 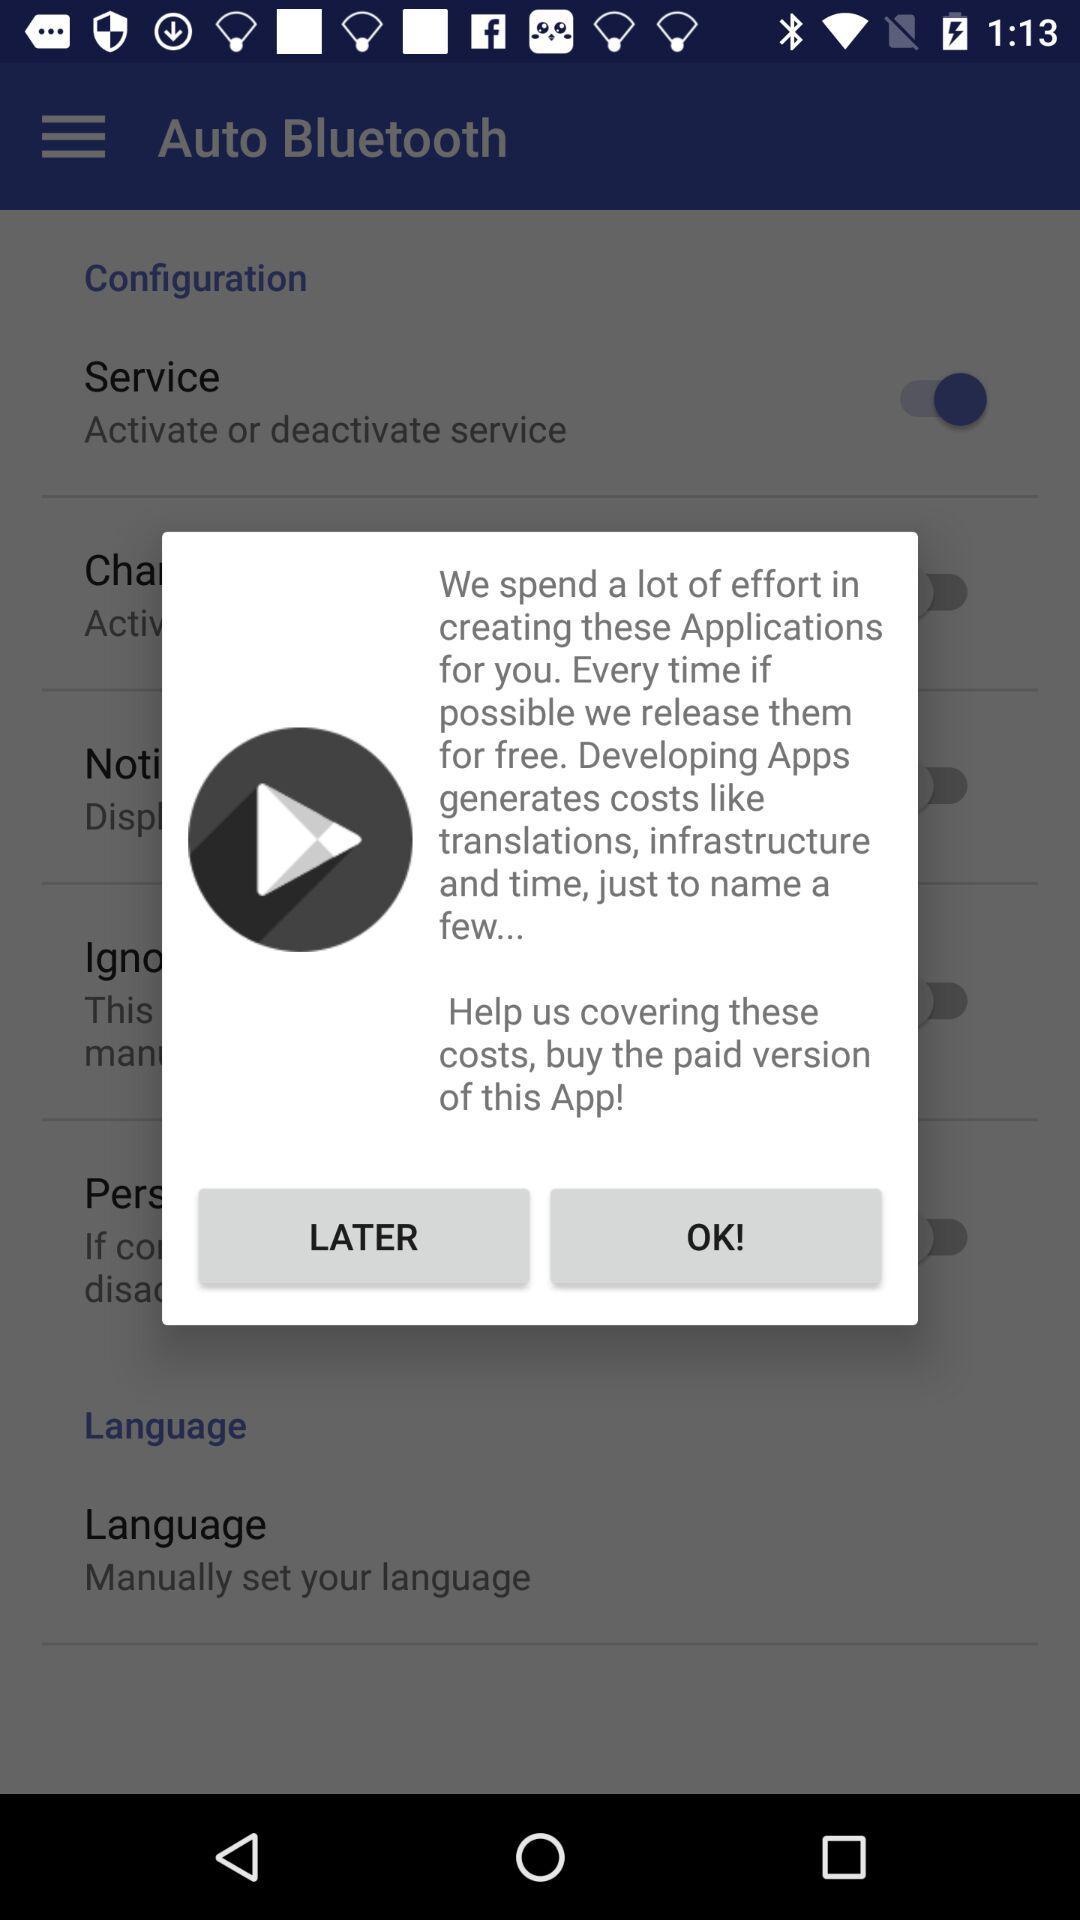 What do you see at coordinates (364, 1234) in the screenshot?
I see `the icon to the left of ok! icon` at bounding box center [364, 1234].